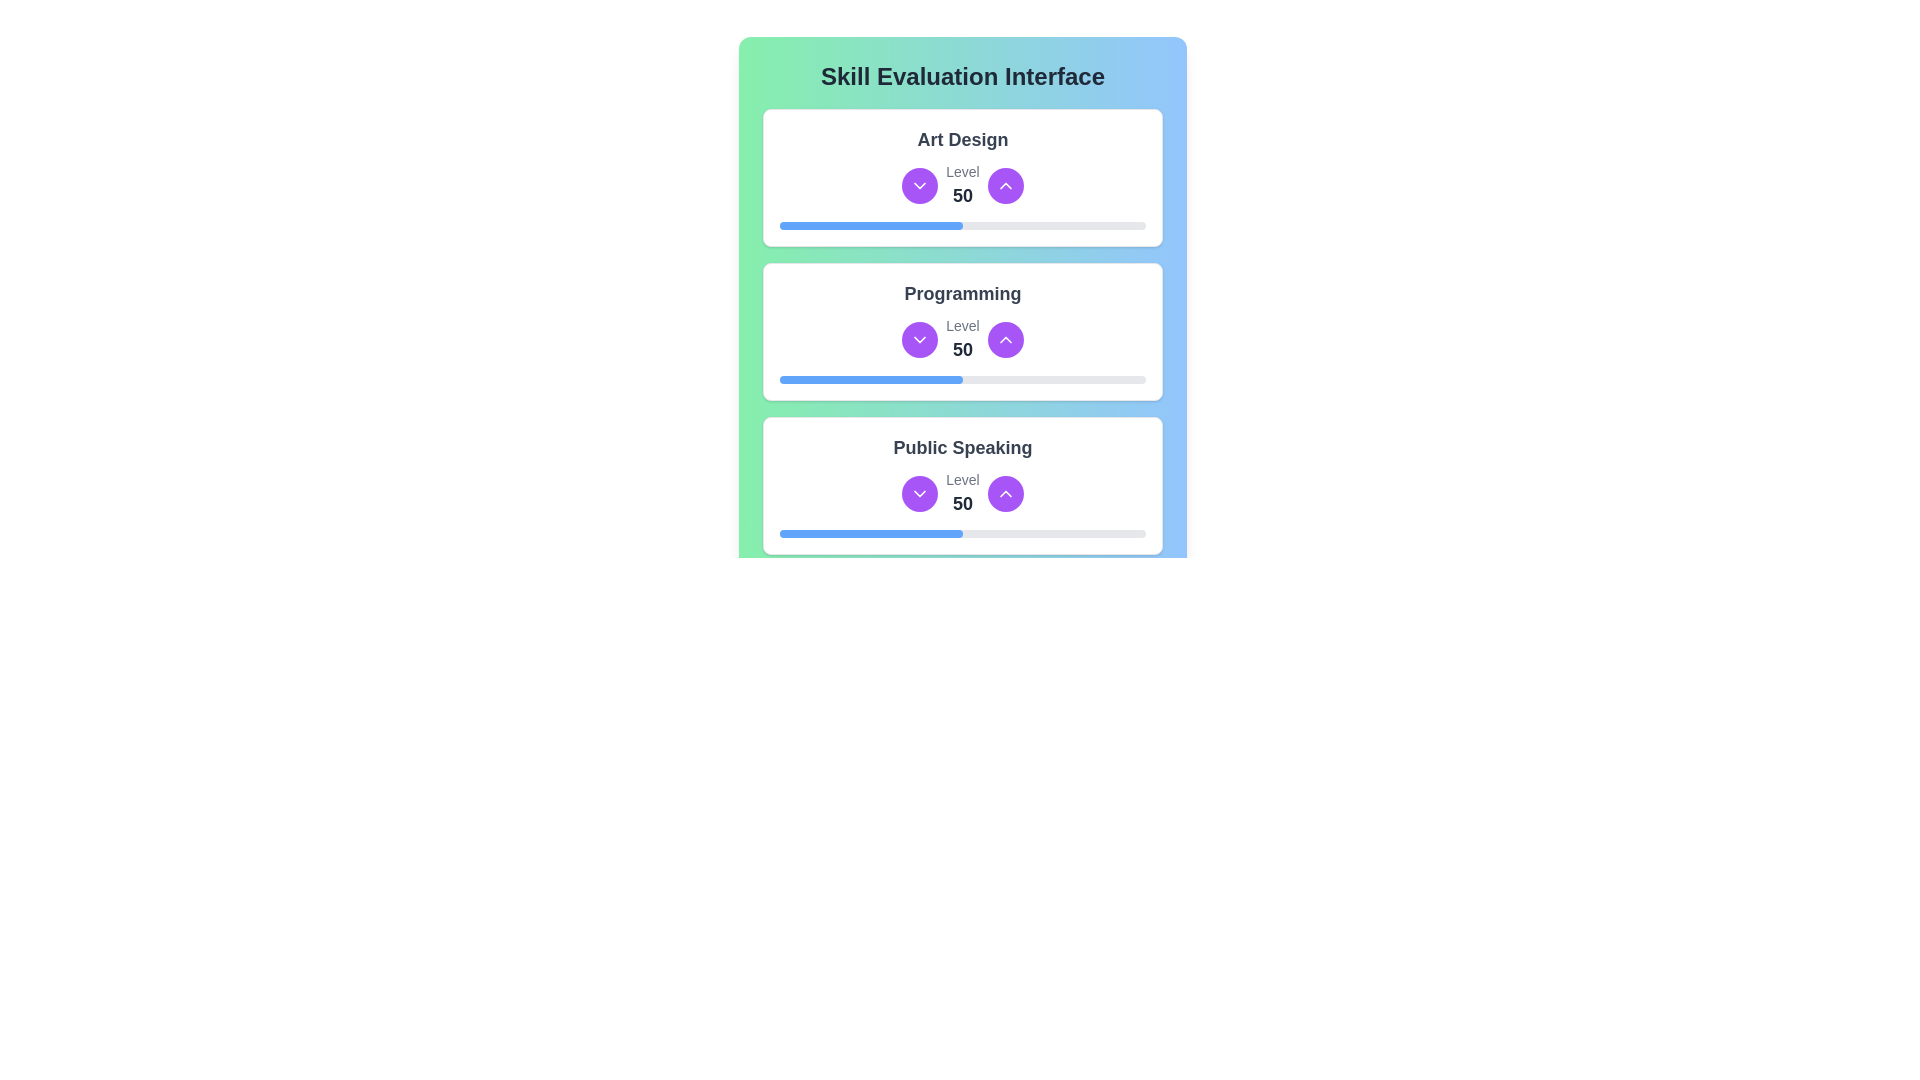 This screenshot has width=1920, height=1080. Describe the element at coordinates (871, 532) in the screenshot. I see `the filled portion of the Progress Bar representing the user's progress in the 'Public Speaking' skill category` at that location.